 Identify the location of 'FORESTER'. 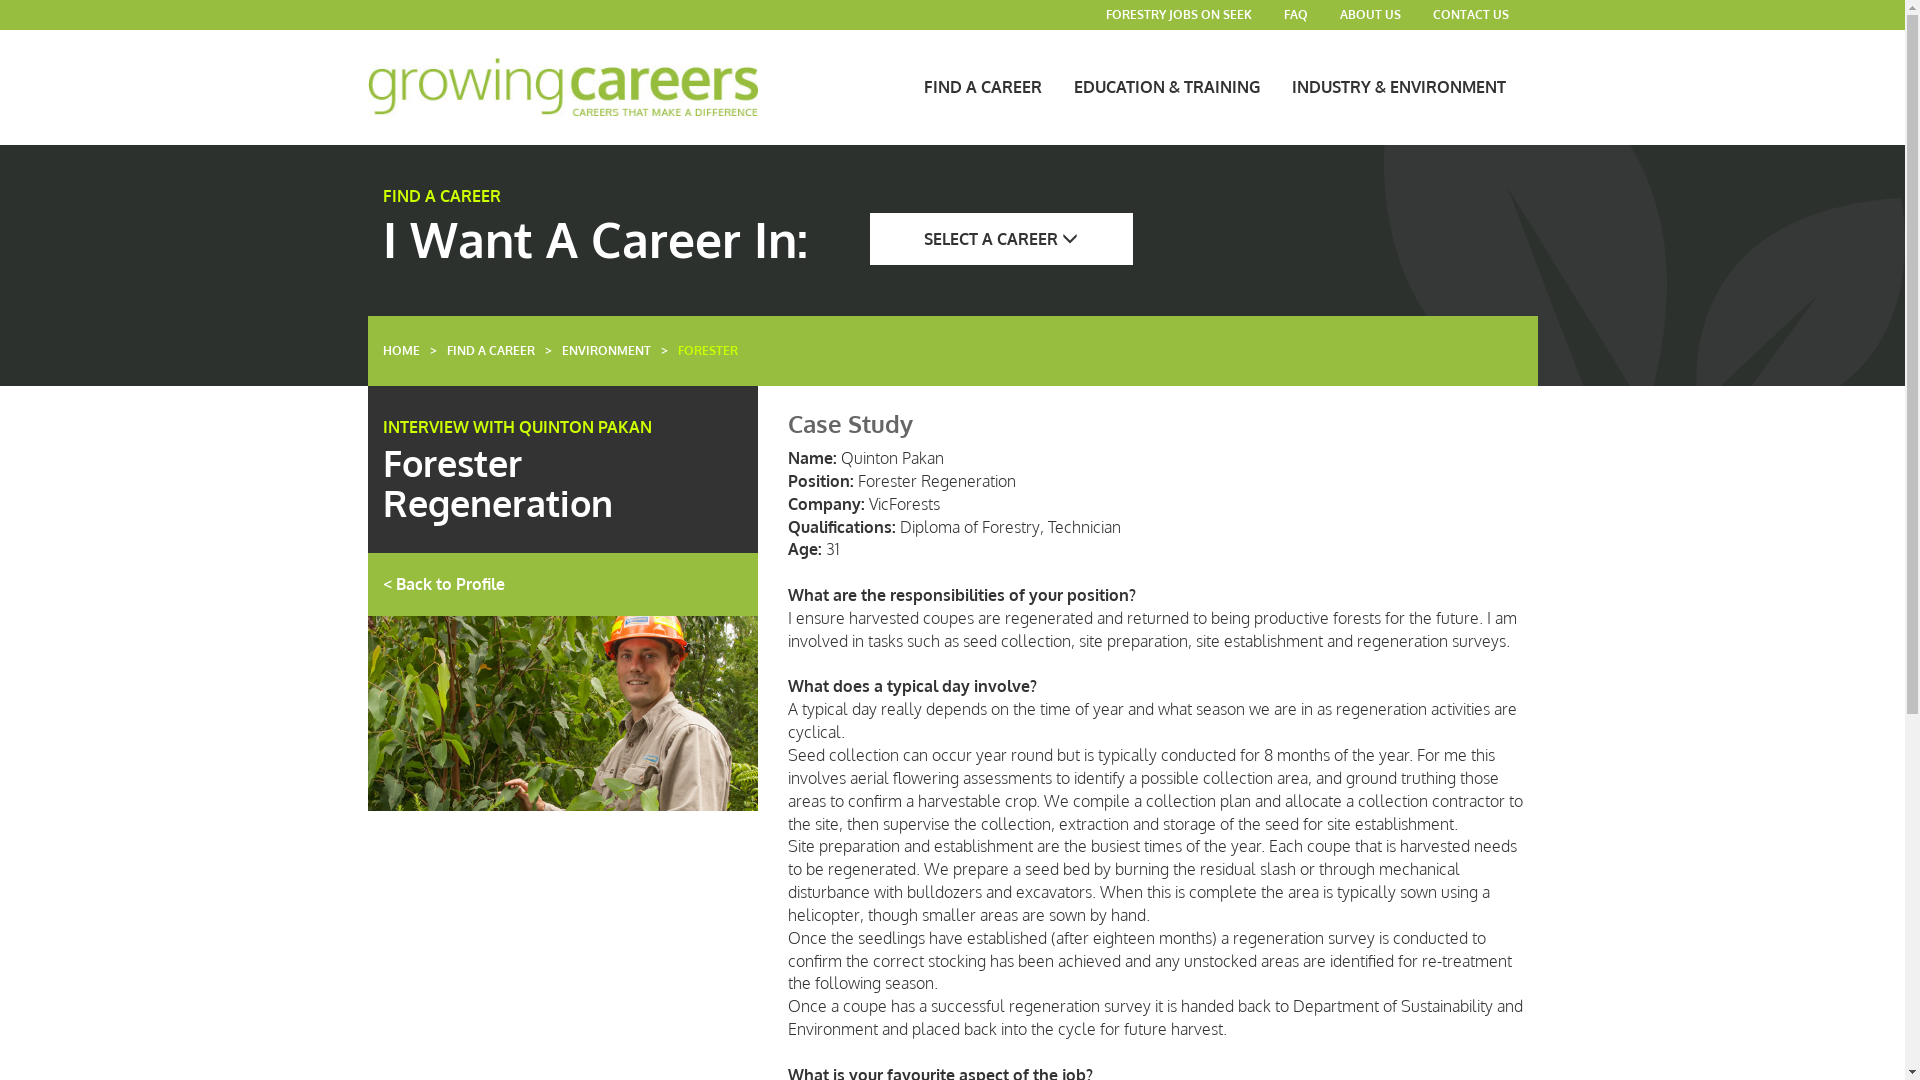
(713, 350).